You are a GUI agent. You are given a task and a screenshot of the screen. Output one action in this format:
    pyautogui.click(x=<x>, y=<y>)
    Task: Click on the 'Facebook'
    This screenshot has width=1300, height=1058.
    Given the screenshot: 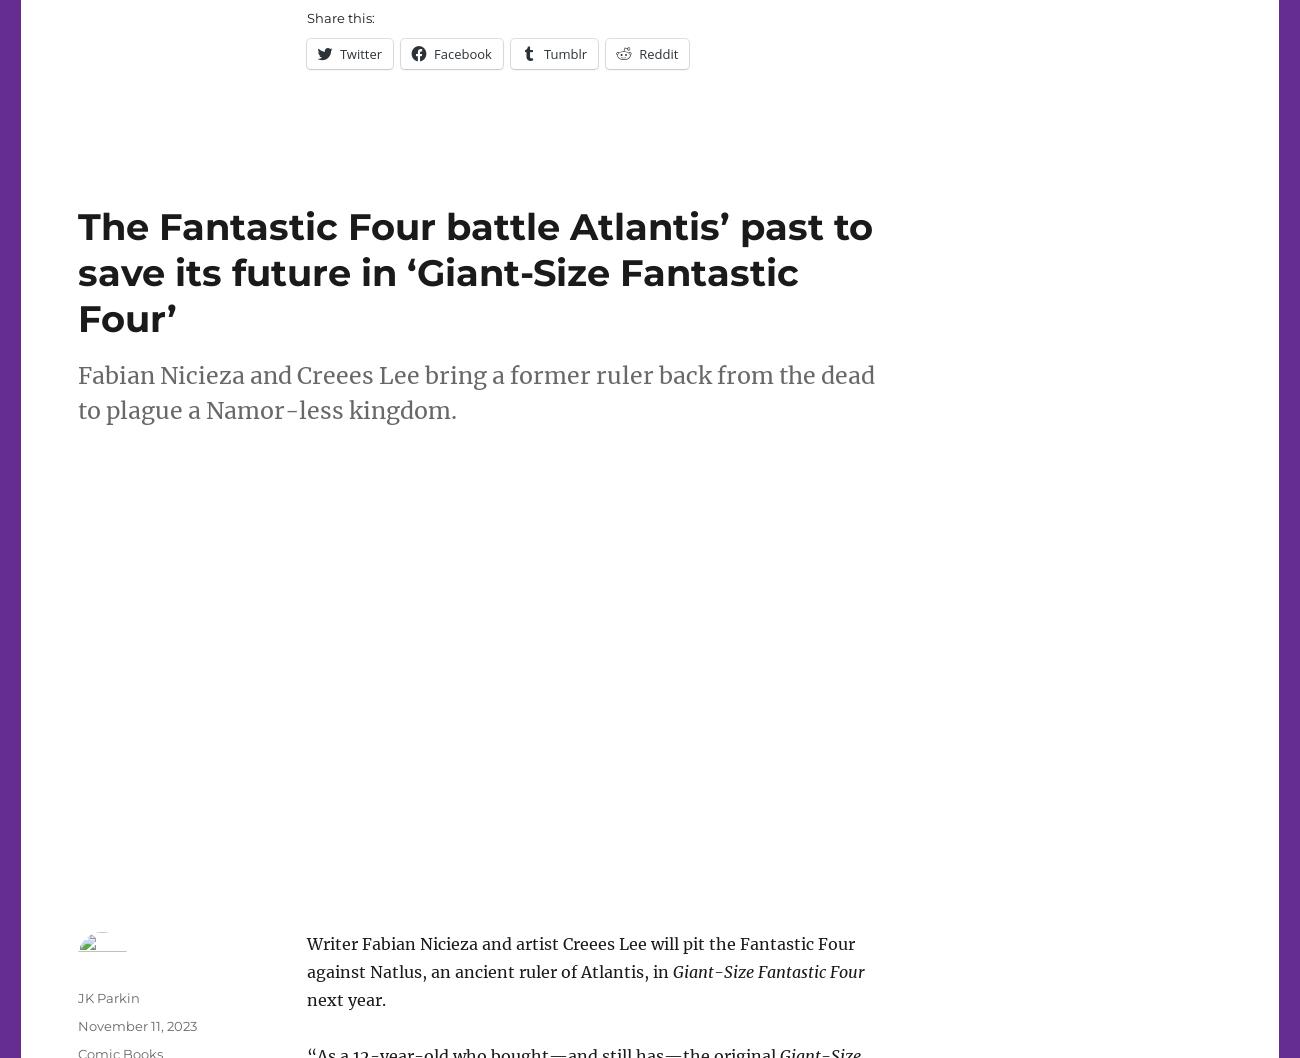 What is the action you would take?
    pyautogui.click(x=461, y=53)
    